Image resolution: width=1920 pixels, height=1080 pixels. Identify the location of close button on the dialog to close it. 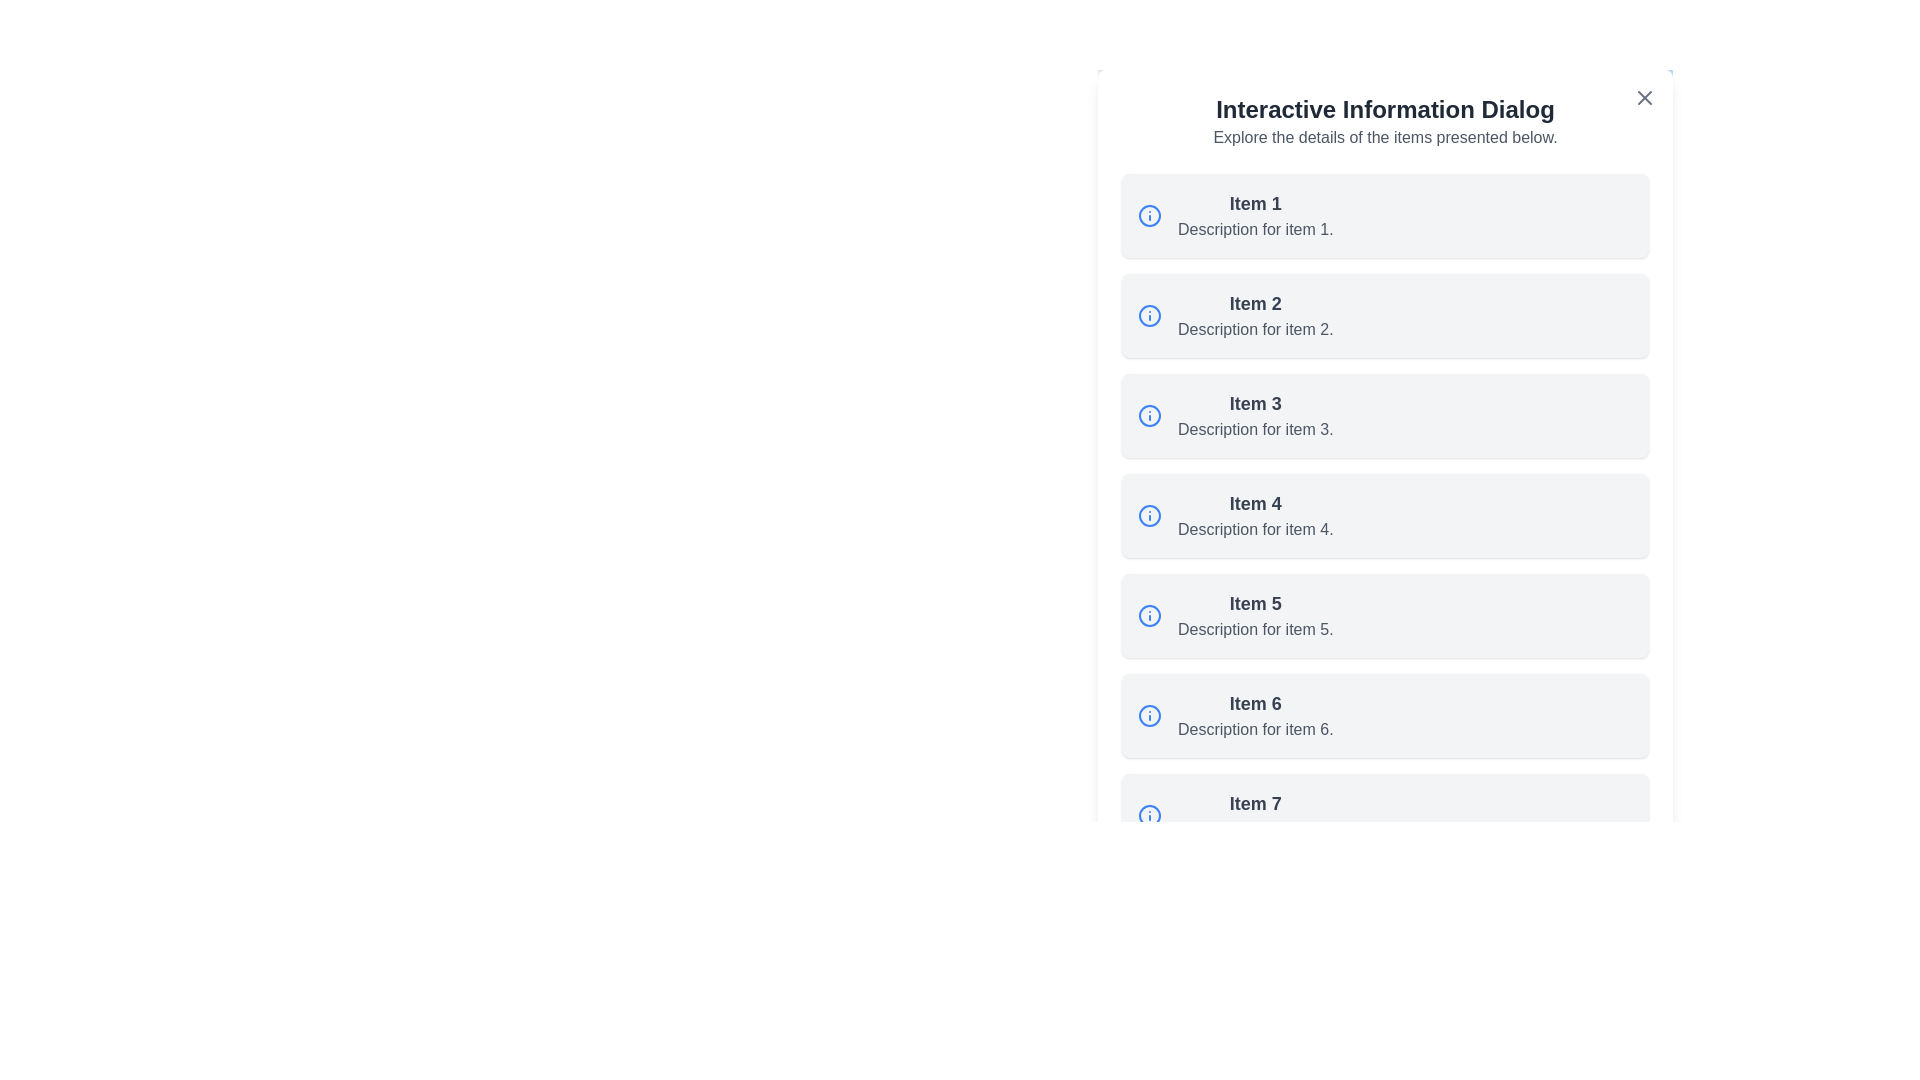
(1645, 97).